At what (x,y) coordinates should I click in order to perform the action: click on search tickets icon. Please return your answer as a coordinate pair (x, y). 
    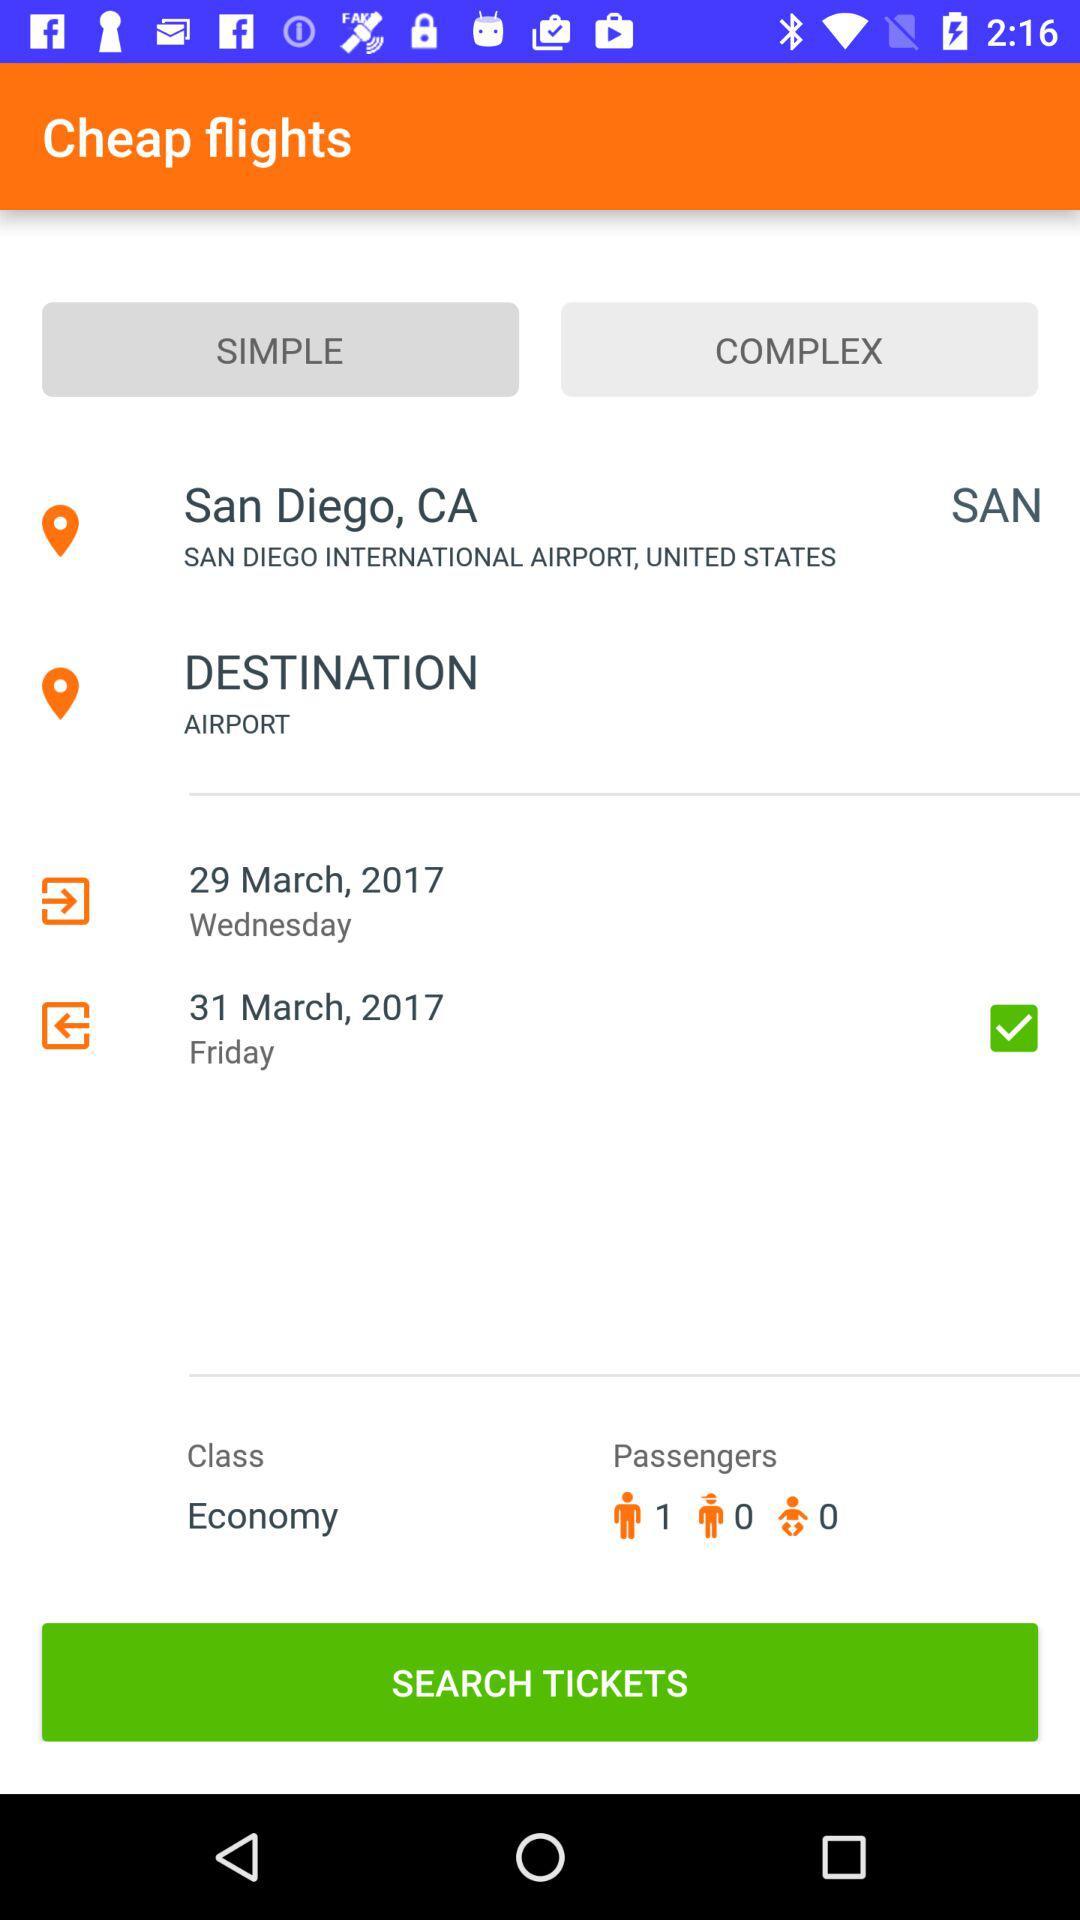
    Looking at the image, I should click on (540, 1681).